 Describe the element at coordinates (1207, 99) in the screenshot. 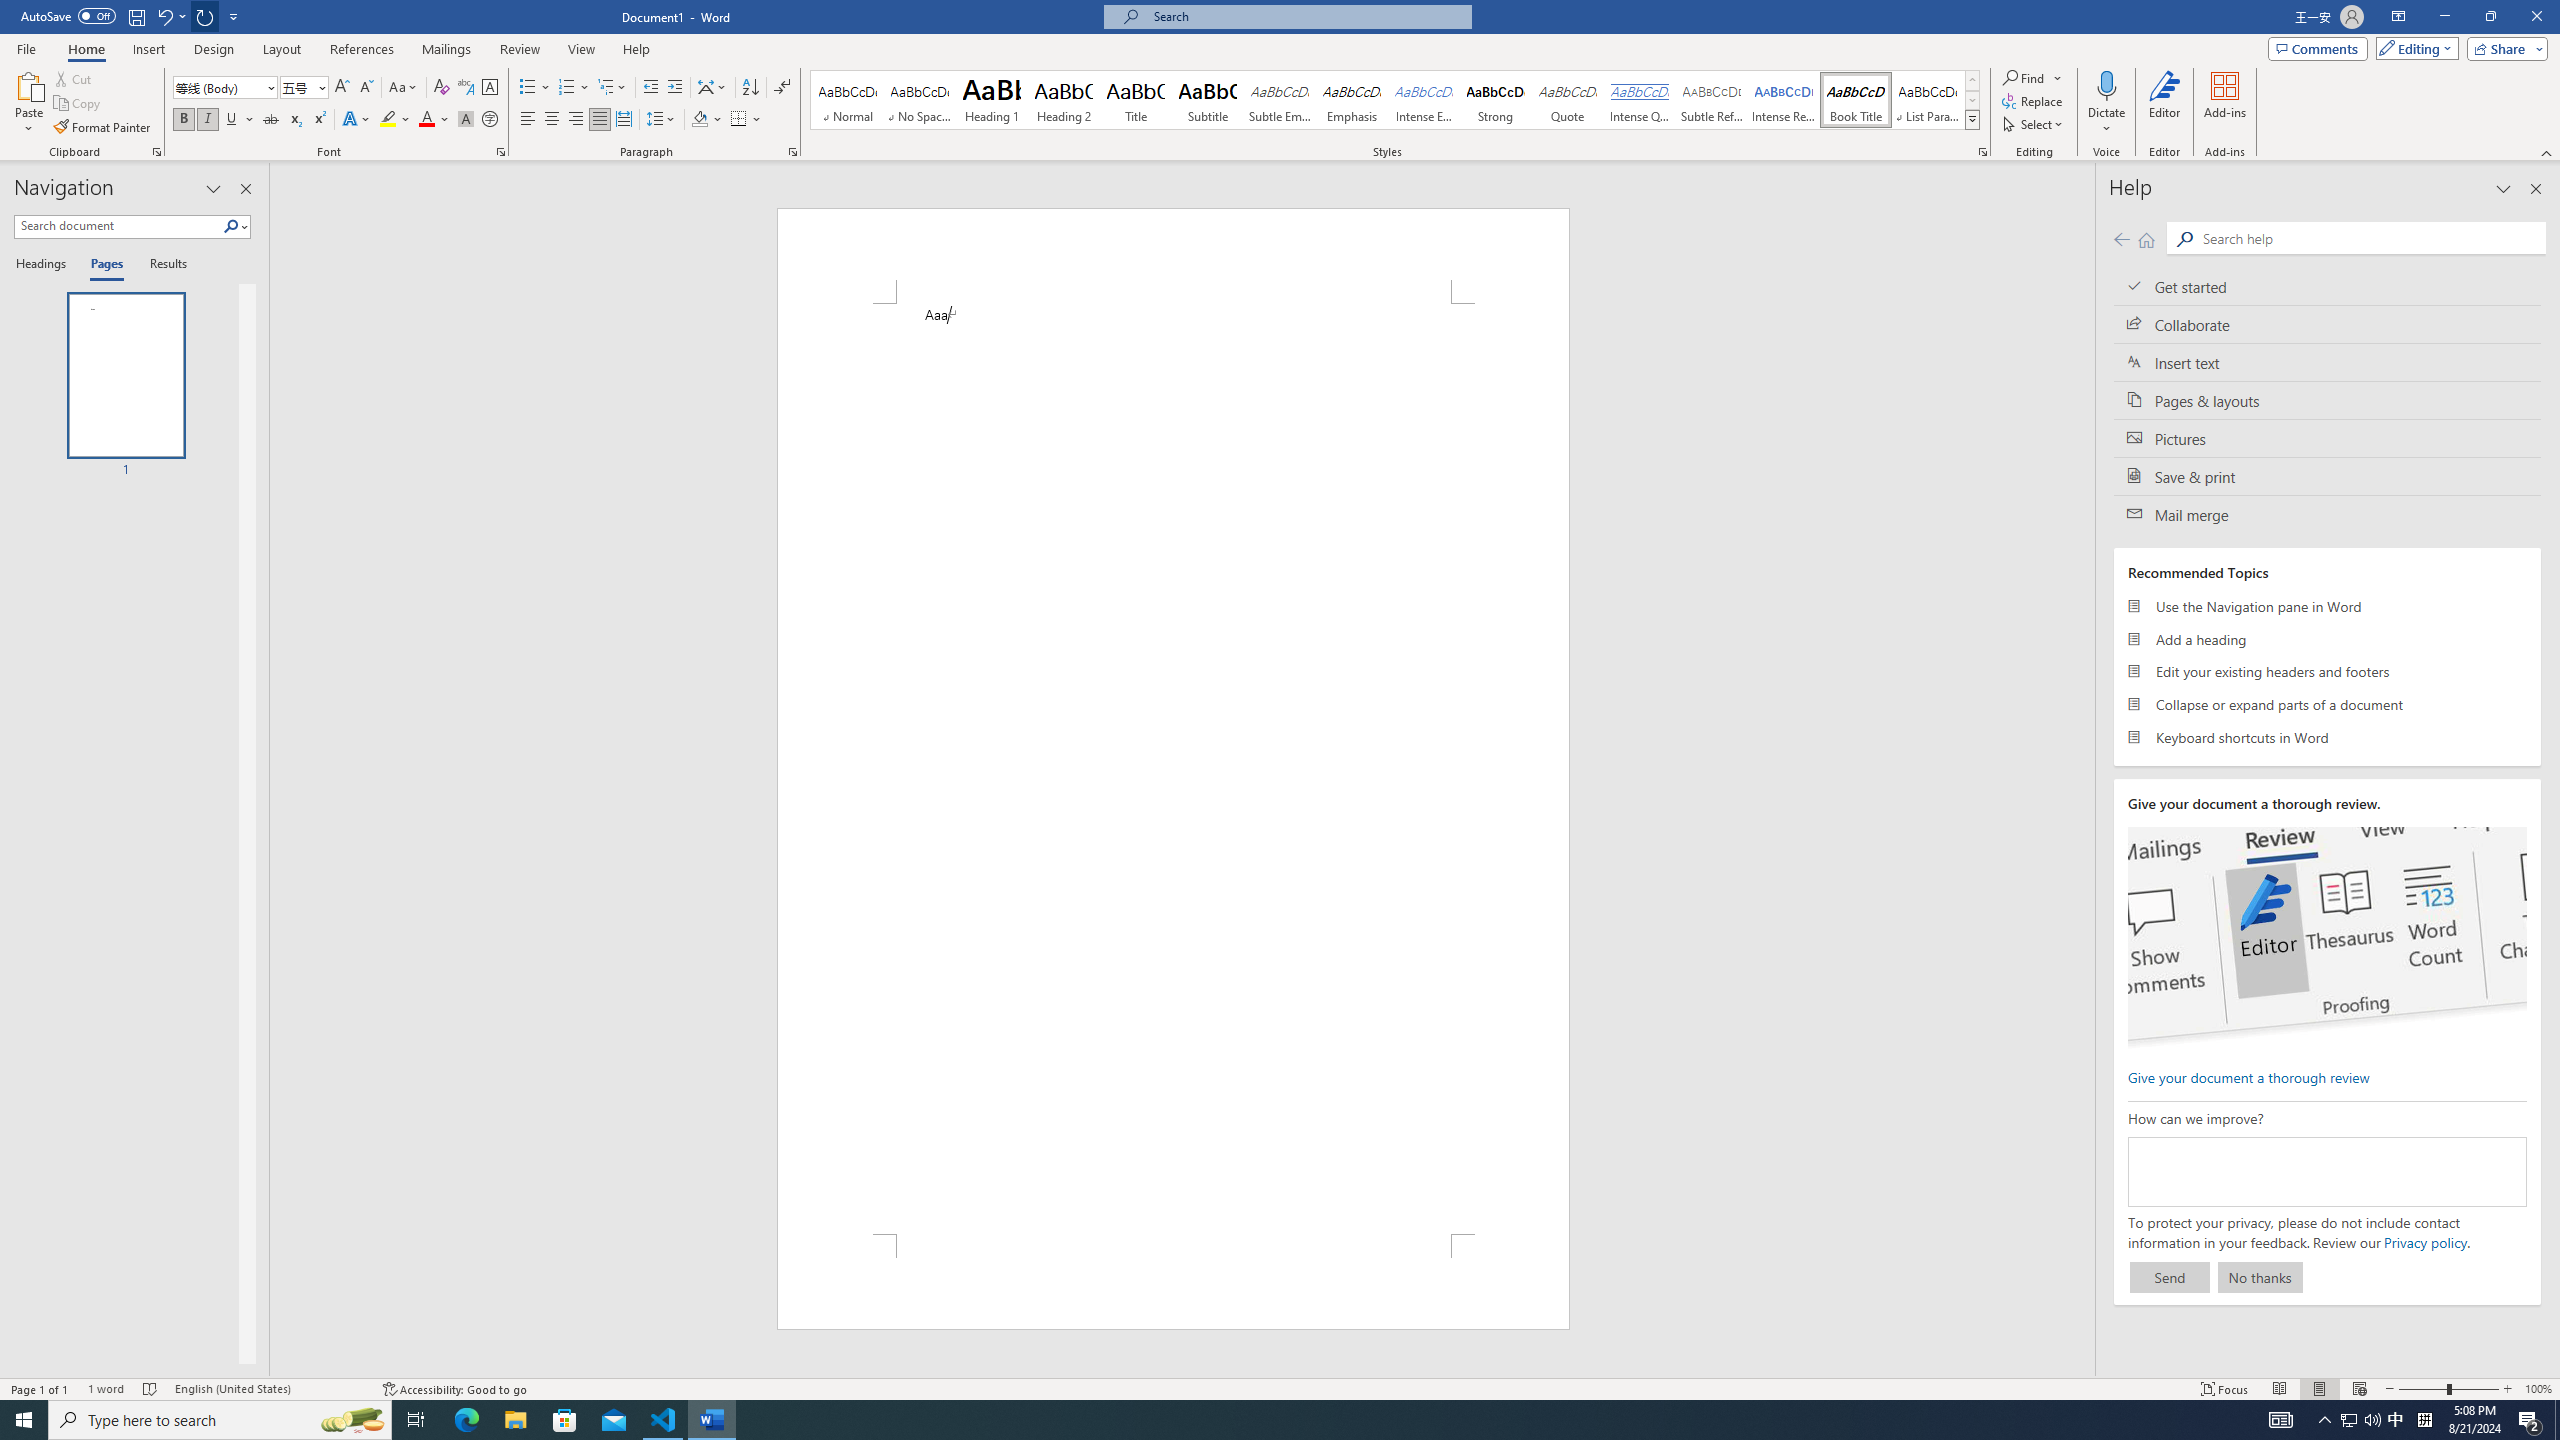

I see `'Subtitle'` at that location.